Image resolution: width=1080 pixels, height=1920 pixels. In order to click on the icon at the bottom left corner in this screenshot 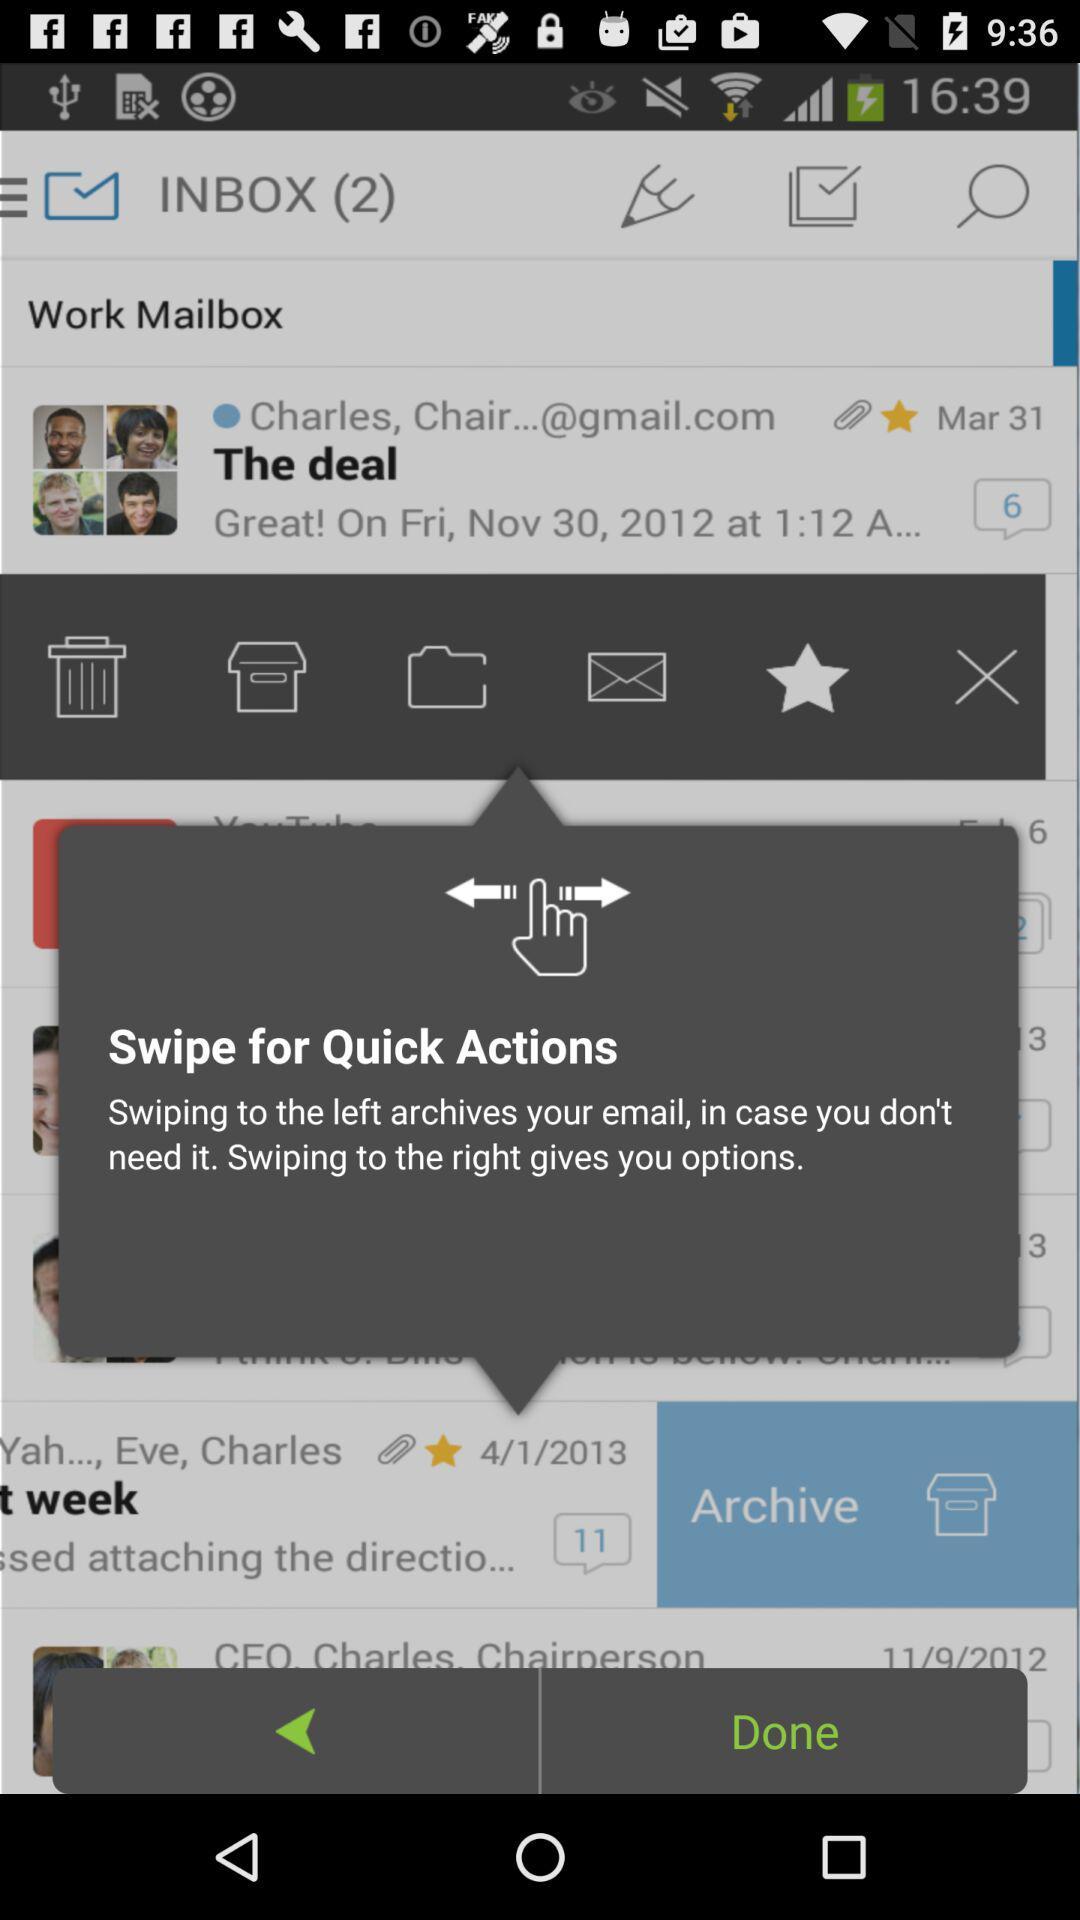, I will do `click(295, 1730)`.